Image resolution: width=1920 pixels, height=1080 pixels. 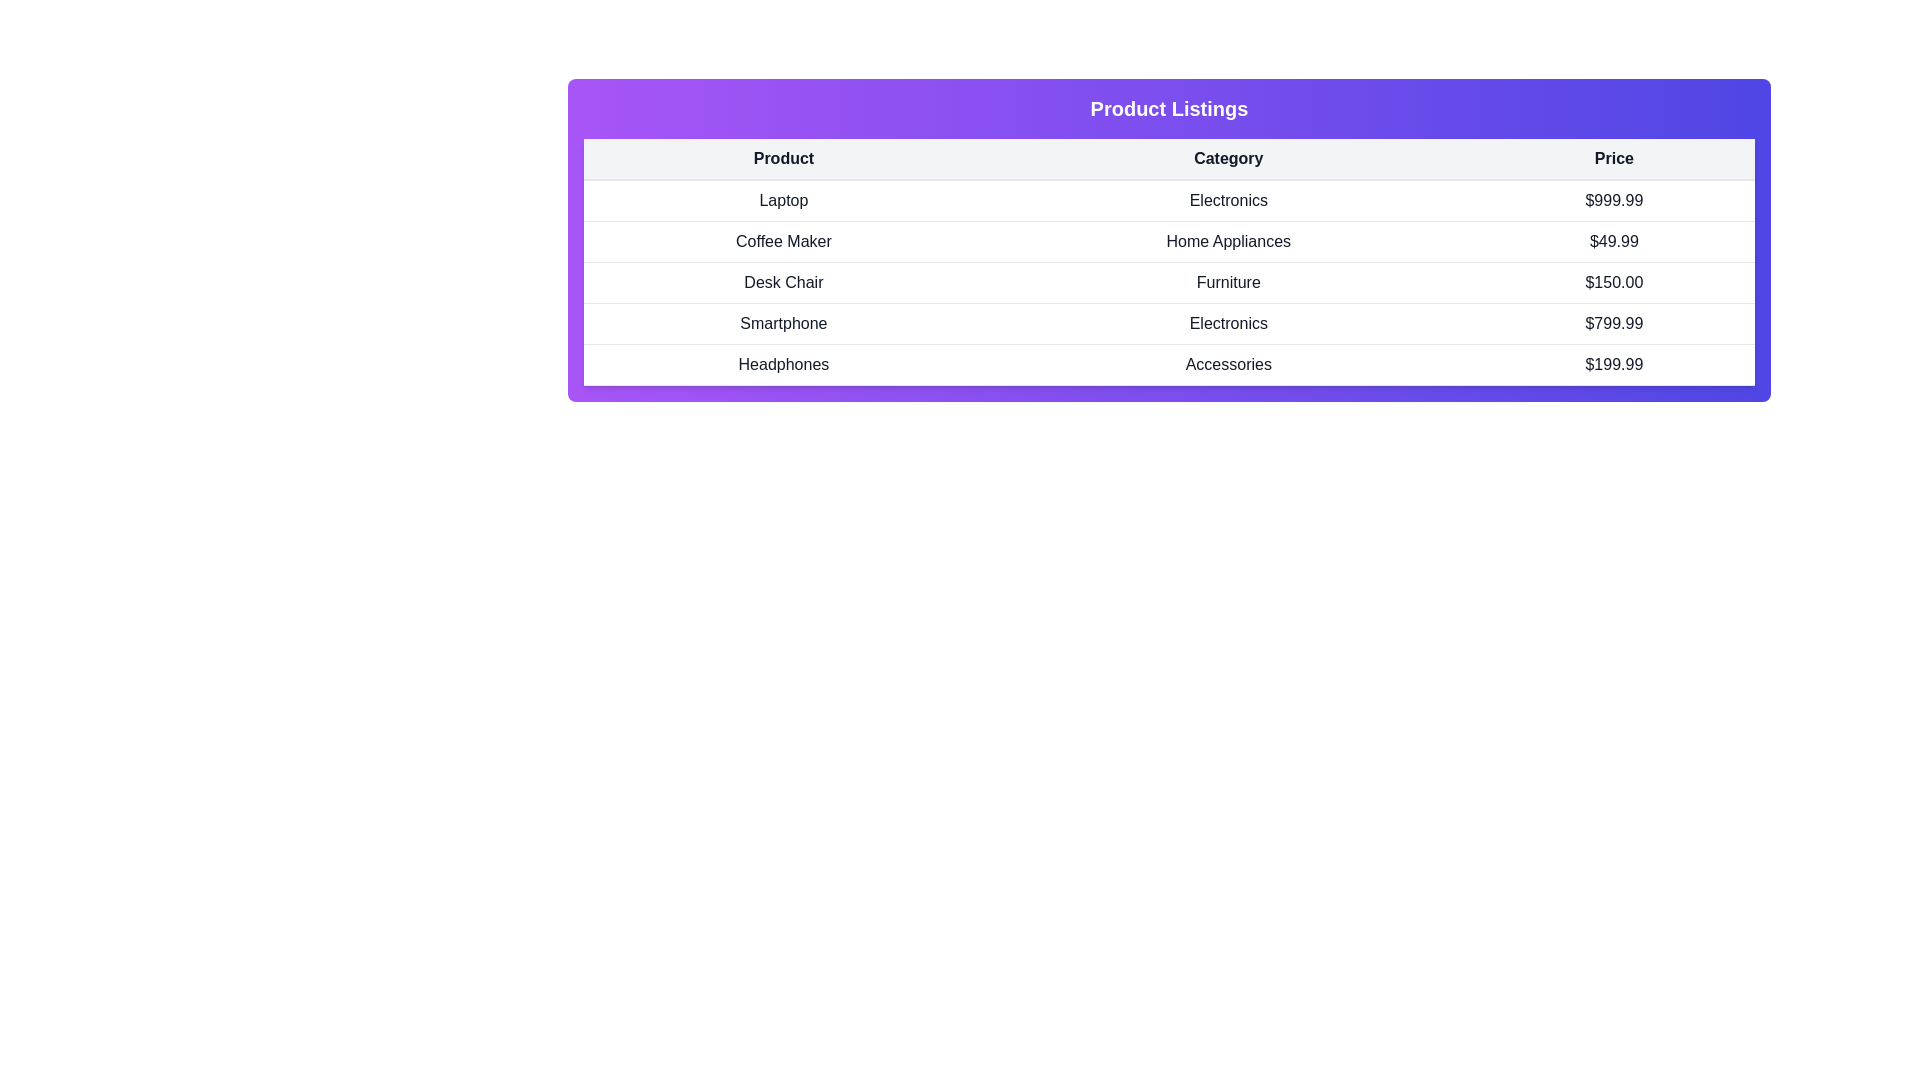 I want to click on the text label displaying 'Smartphone' located in the fourth row of the table under the 'Product' column, so click(x=782, y=323).